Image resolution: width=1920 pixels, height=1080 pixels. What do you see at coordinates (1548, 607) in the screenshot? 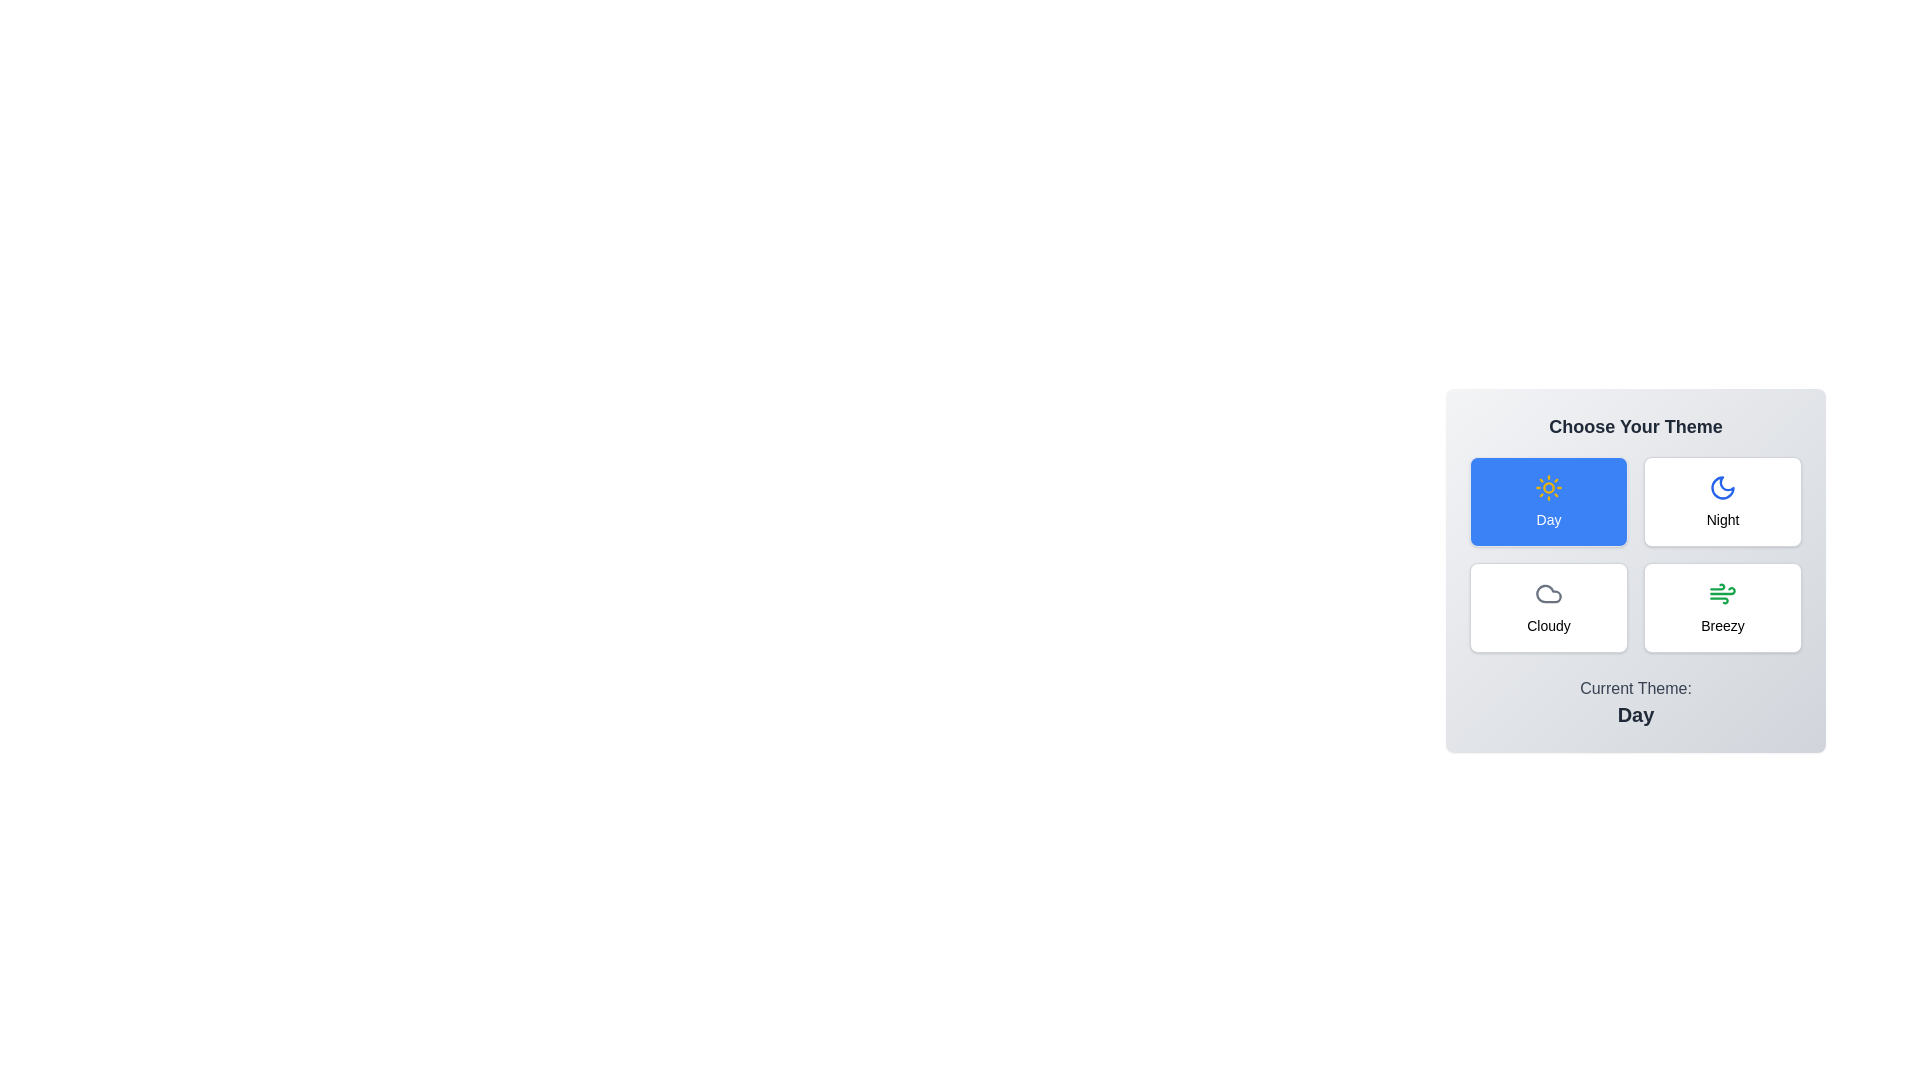
I see `the button corresponding to the theme Cloudy` at bounding box center [1548, 607].